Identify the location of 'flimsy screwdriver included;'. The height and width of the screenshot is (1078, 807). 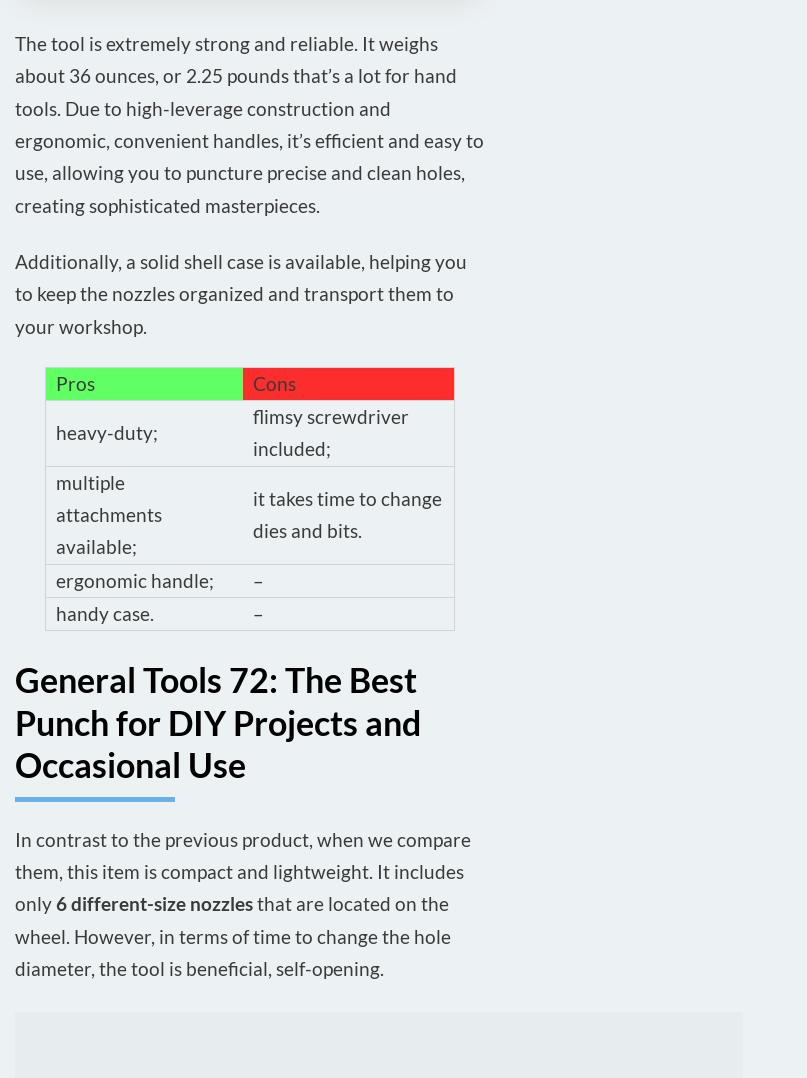
(251, 432).